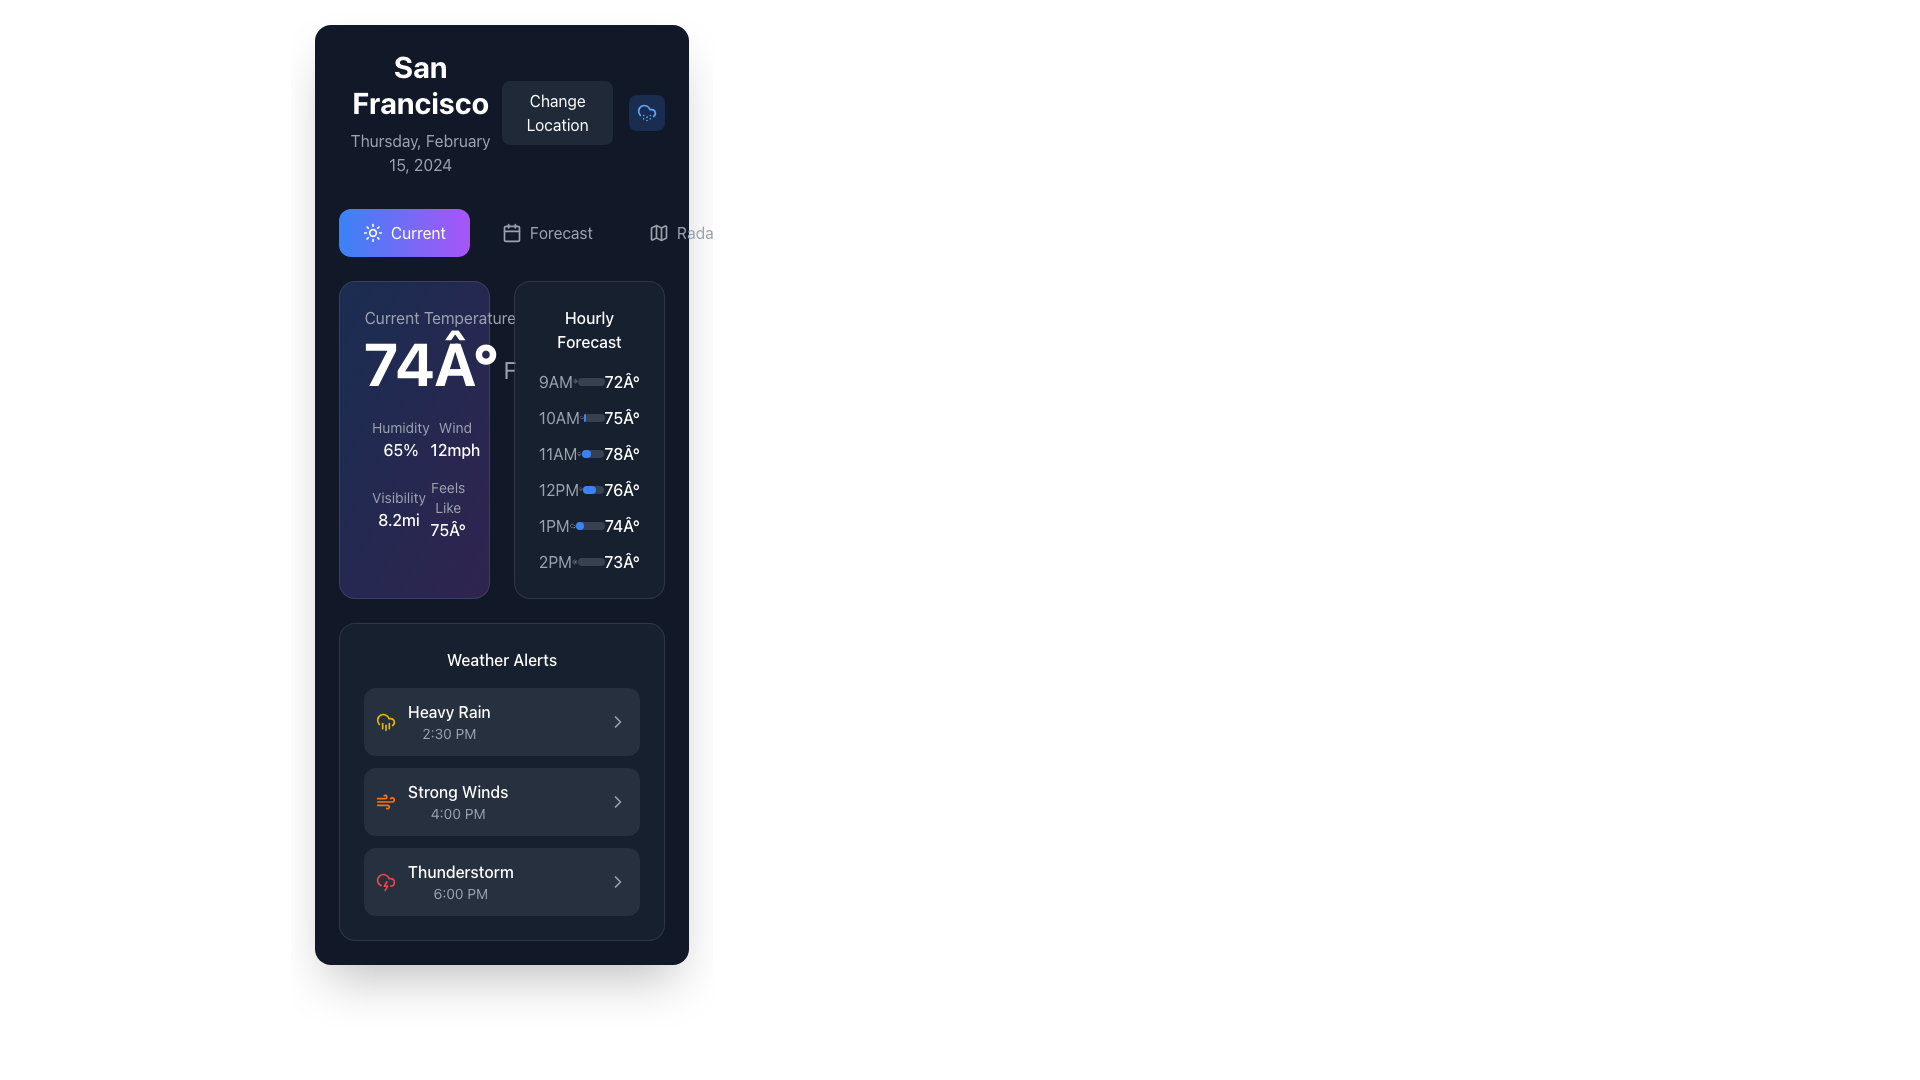 This screenshot has height=1080, width=1920. What do you see at coordinates (430, 363) in the screenshot?
I see `on the Text display element that shows the current temperature value, located under the 'Current Temperature' label in the middle-left section of the application interface` at bounding box center [430, 363].